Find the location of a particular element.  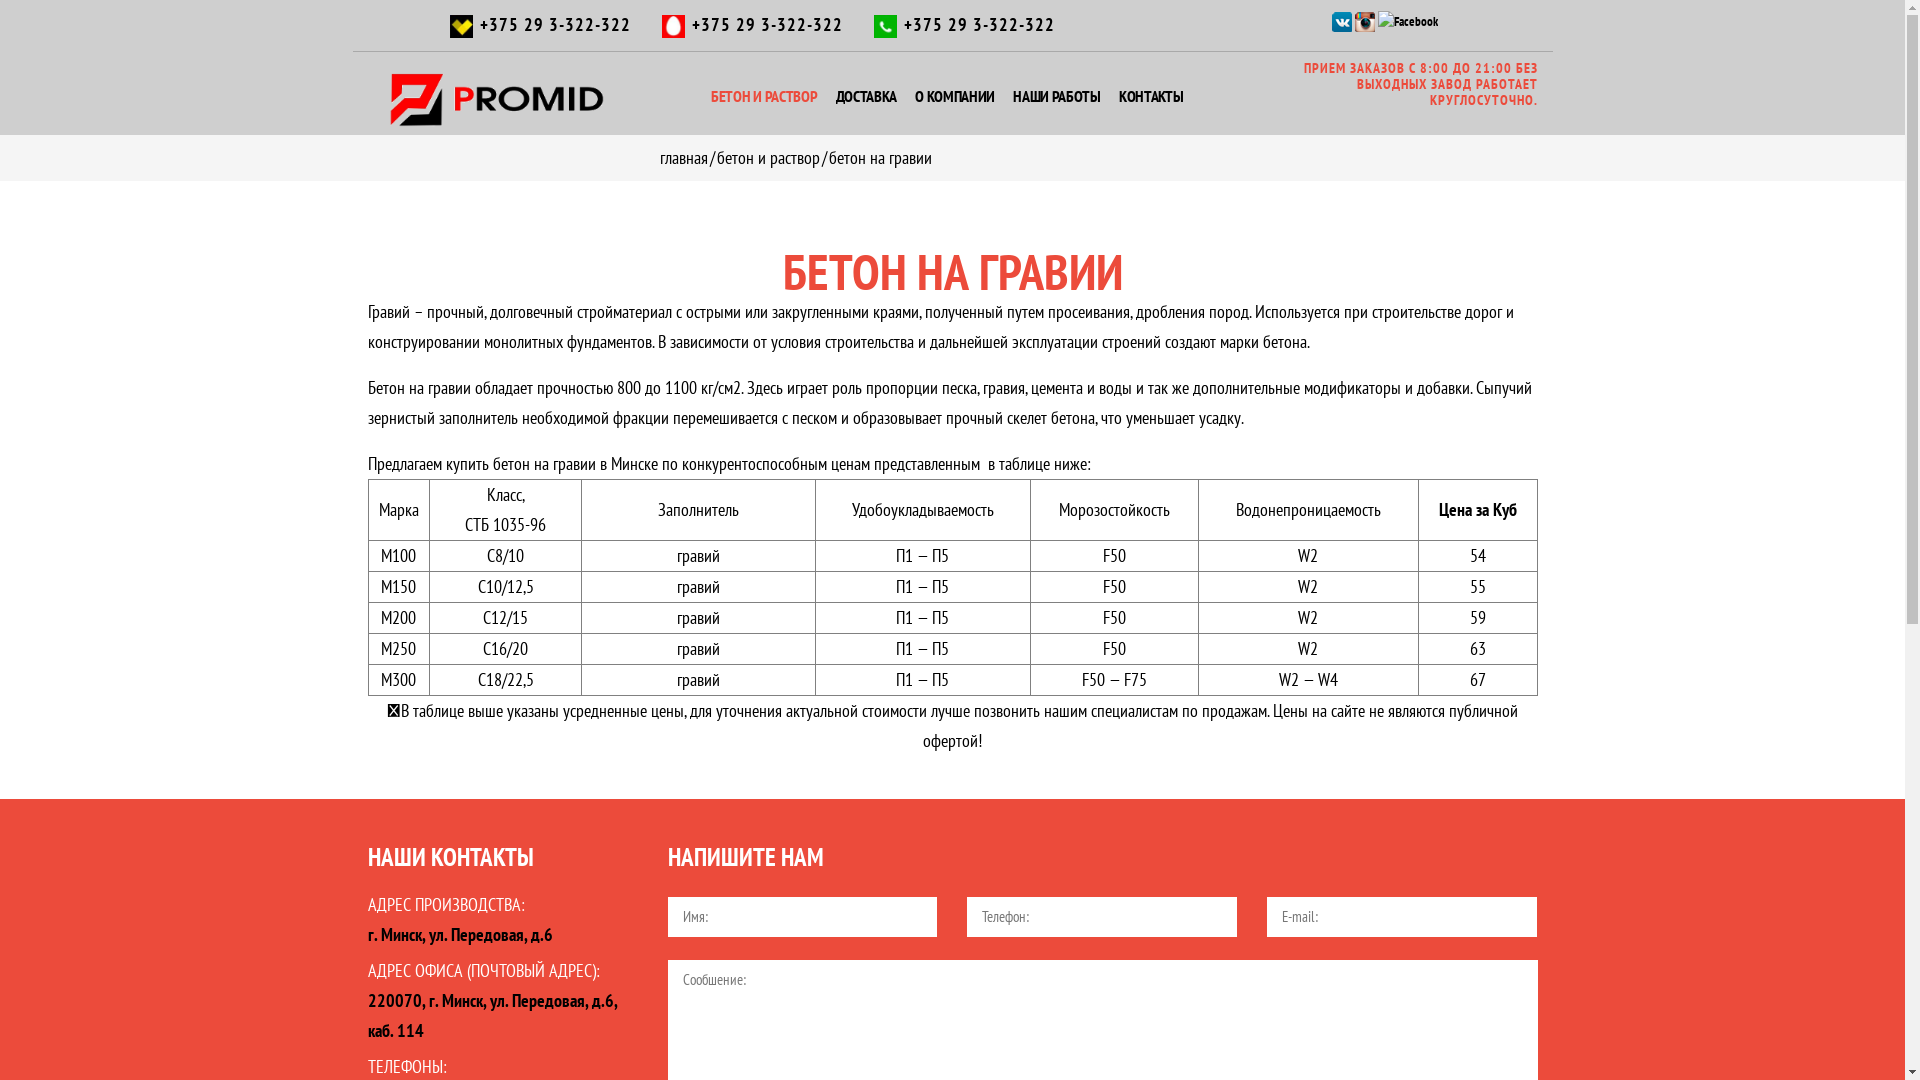

'+375 29 3-322-322' is located at coordinates (979, 24).